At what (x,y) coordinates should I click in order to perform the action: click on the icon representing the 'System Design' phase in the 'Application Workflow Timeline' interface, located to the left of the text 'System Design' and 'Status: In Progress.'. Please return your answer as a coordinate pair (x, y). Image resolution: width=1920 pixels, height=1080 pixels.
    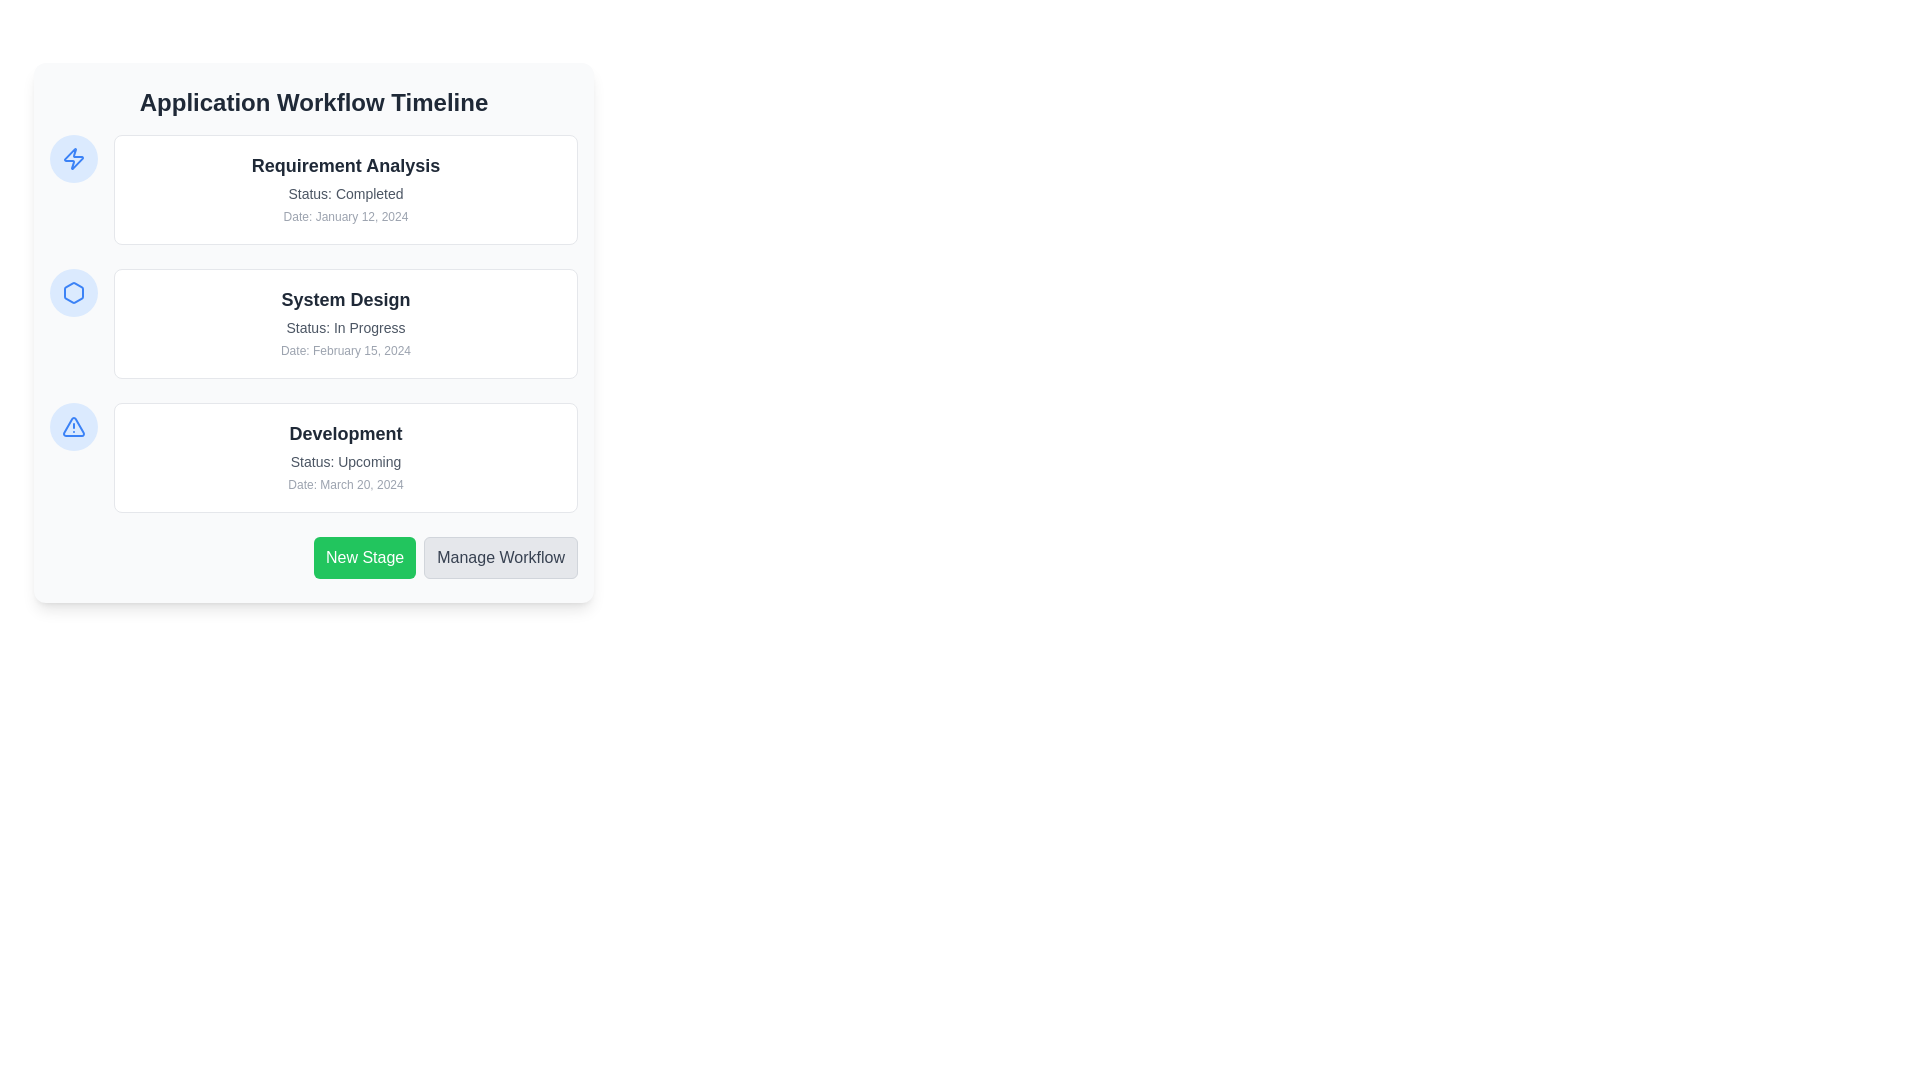
    Looking at the image, I should click on (73, 293).